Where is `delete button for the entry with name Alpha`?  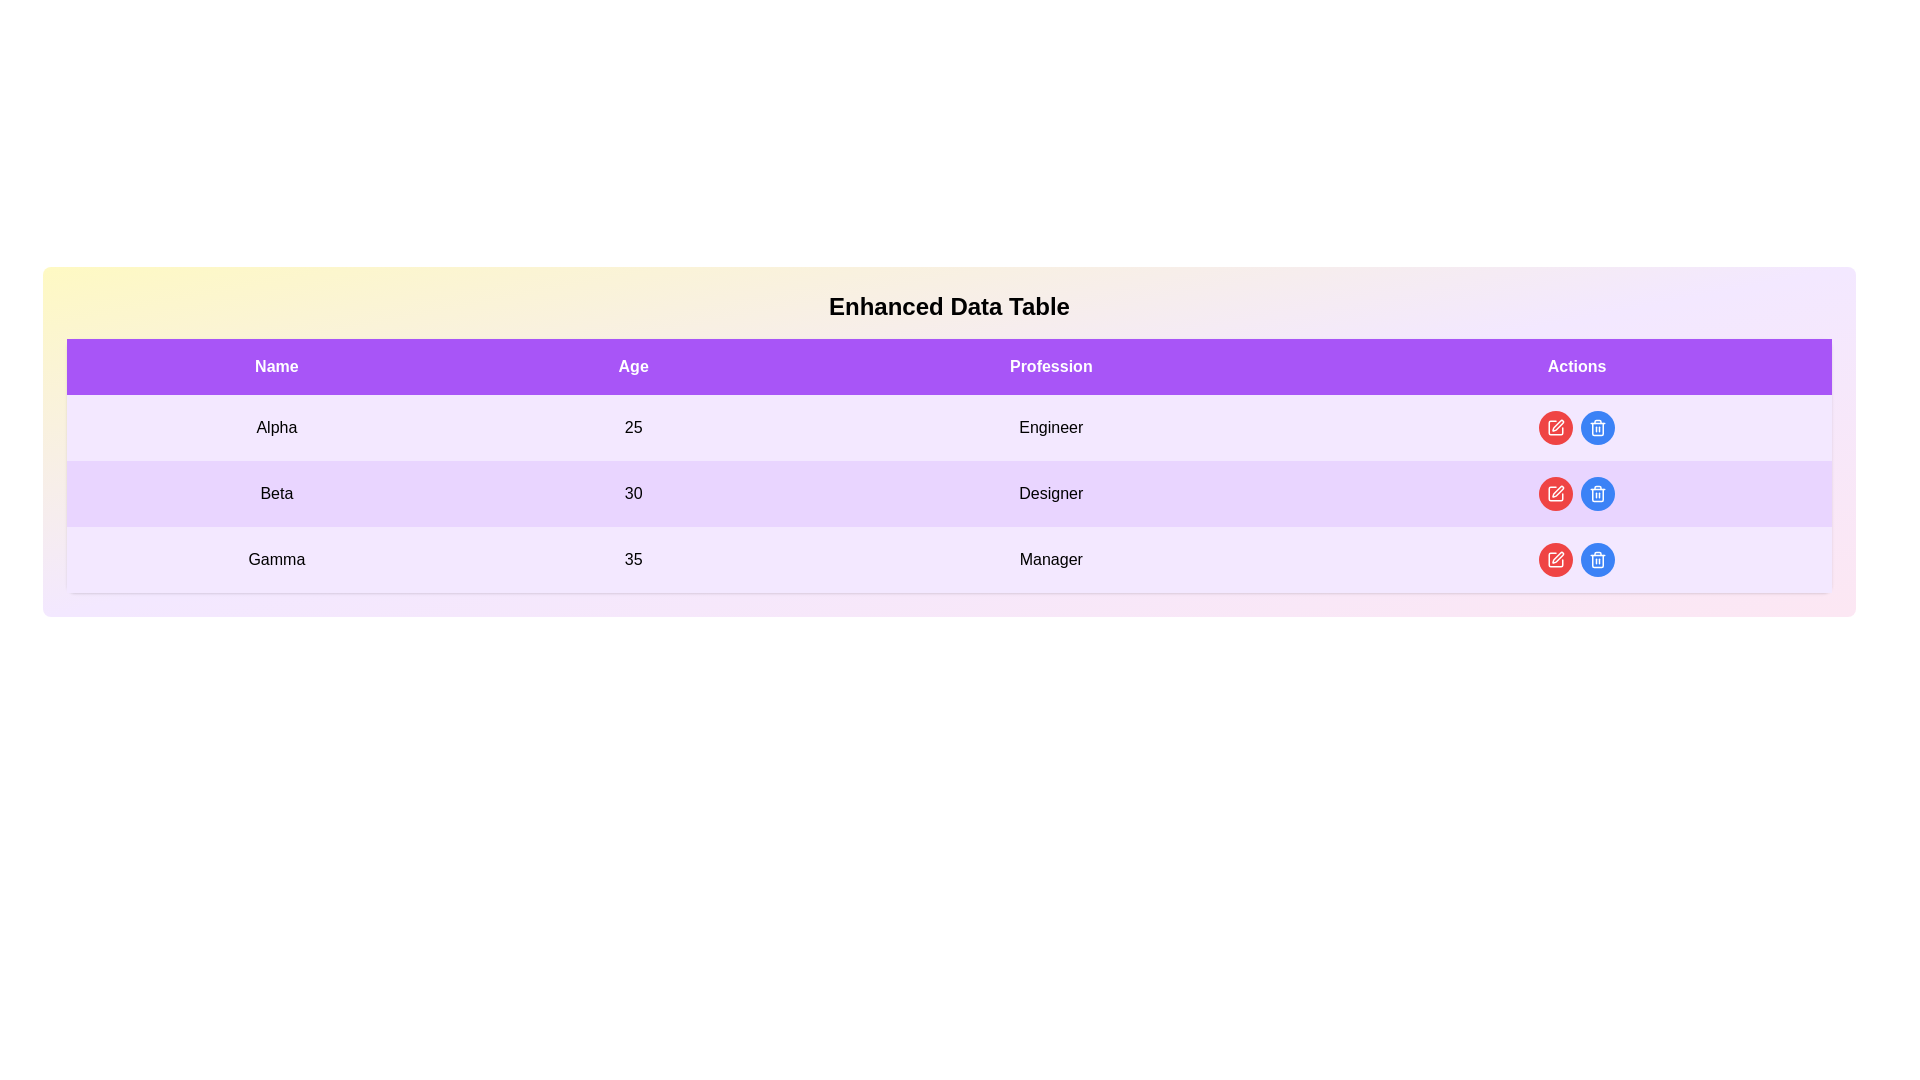 delete button for the entry with name Alpha is located at coordinates (1597, 427).